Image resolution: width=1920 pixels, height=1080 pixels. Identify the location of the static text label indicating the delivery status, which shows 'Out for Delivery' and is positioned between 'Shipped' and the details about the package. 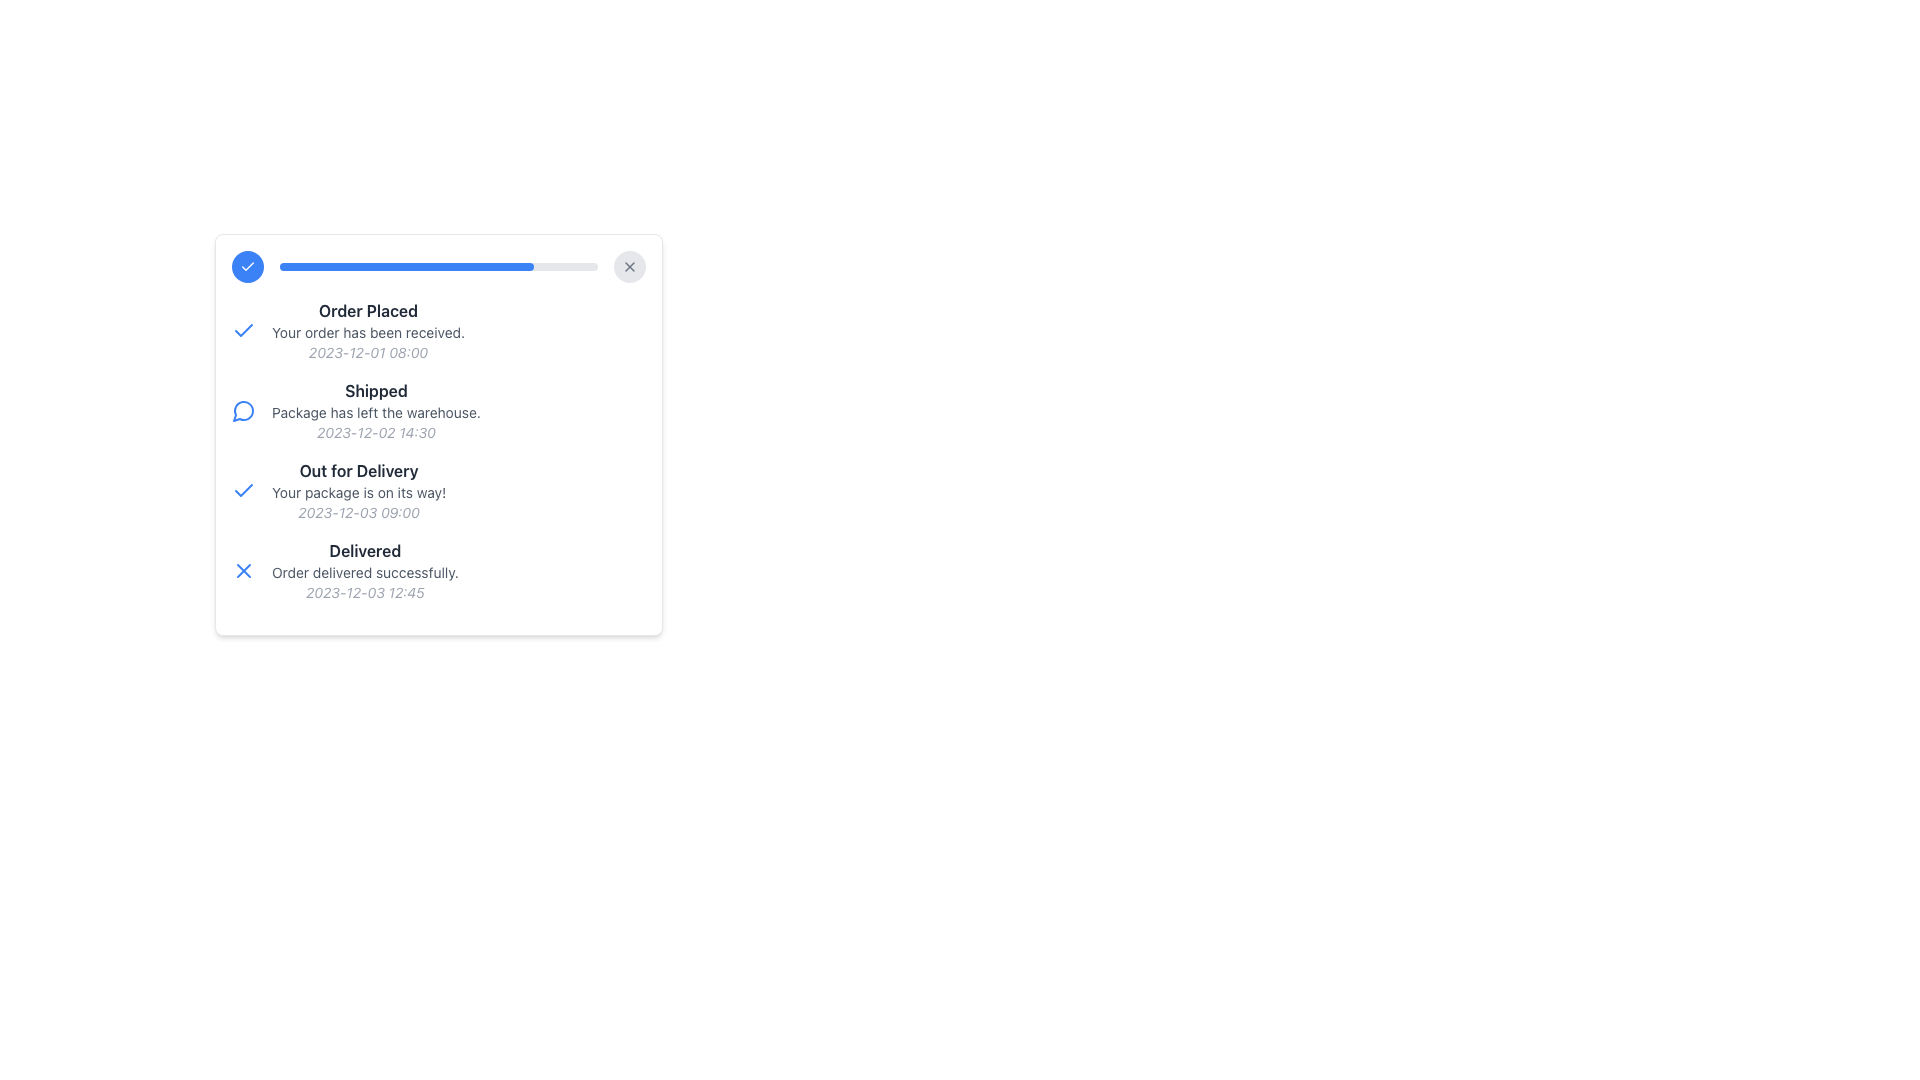
(359, 470).